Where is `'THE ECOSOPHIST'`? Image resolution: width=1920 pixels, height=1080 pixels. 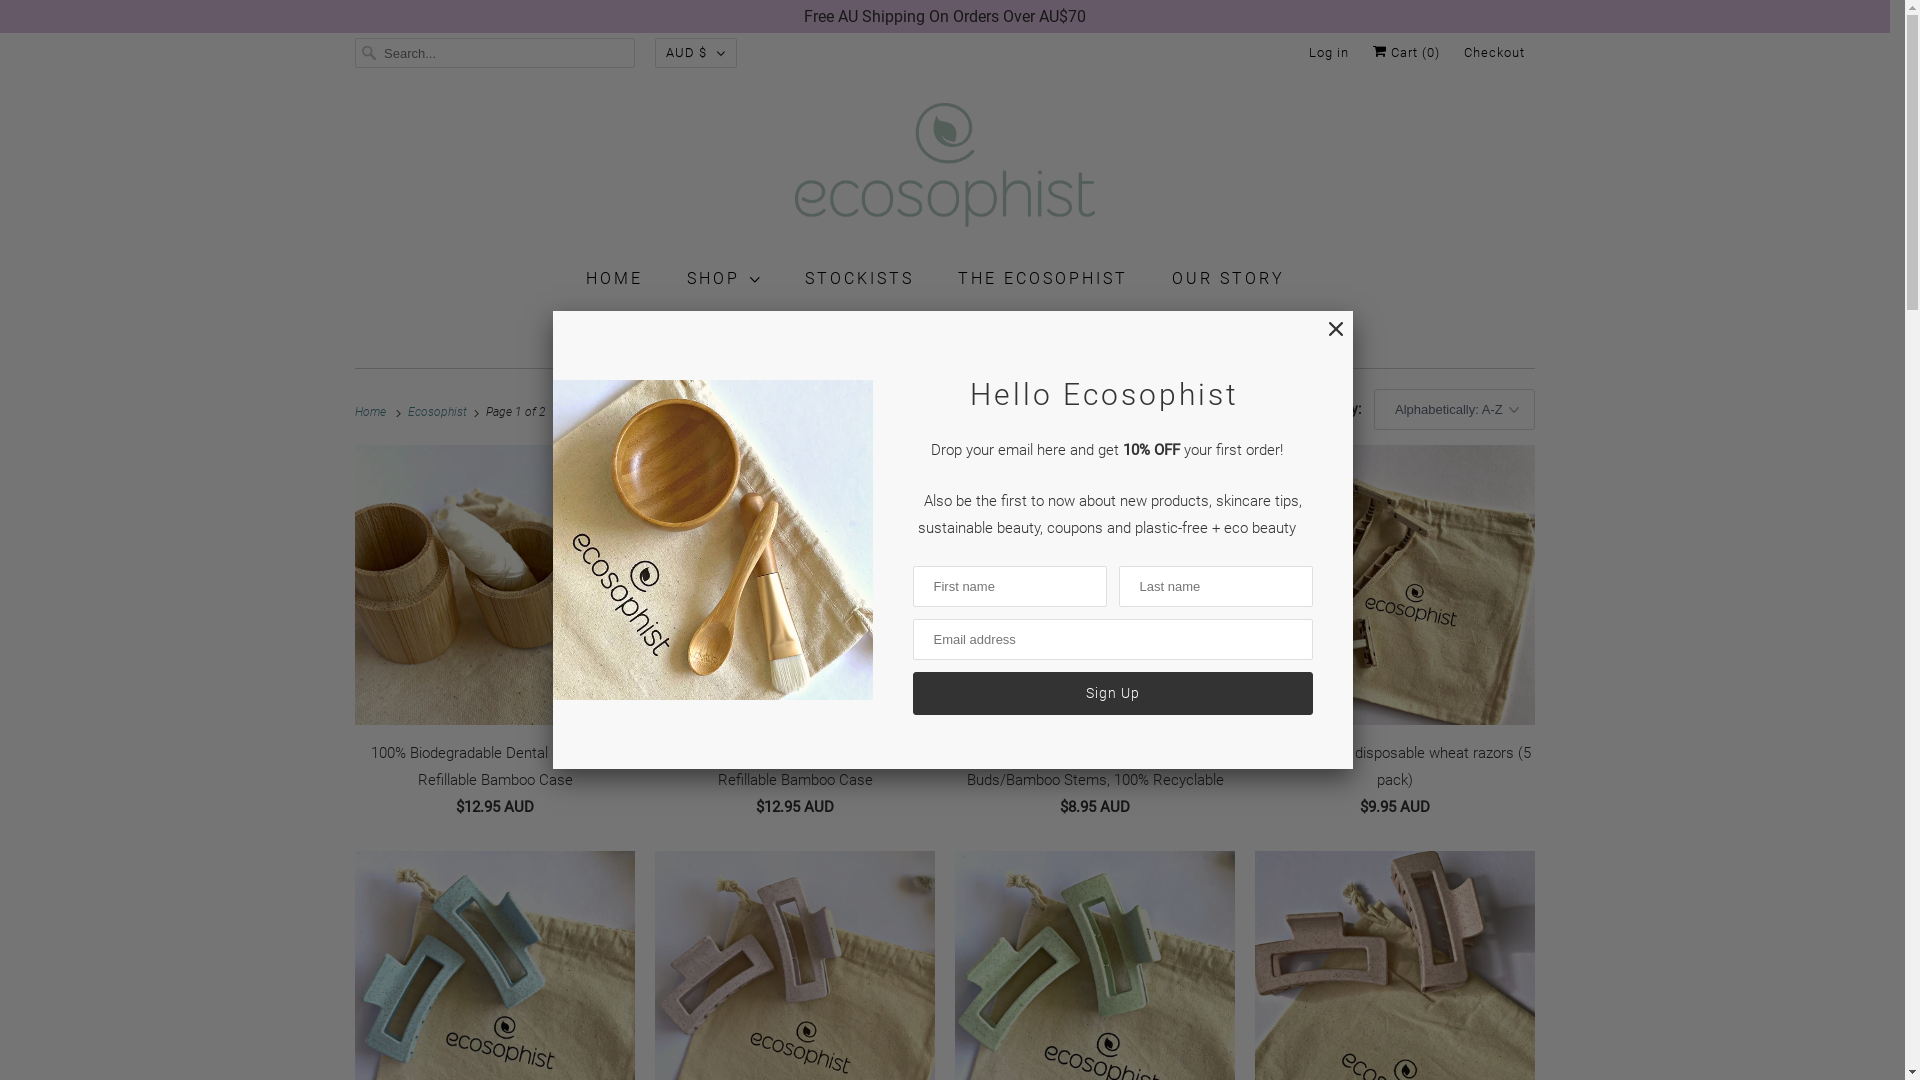
'THE ECOSOPHIST' is located at coordinates (957, 278).